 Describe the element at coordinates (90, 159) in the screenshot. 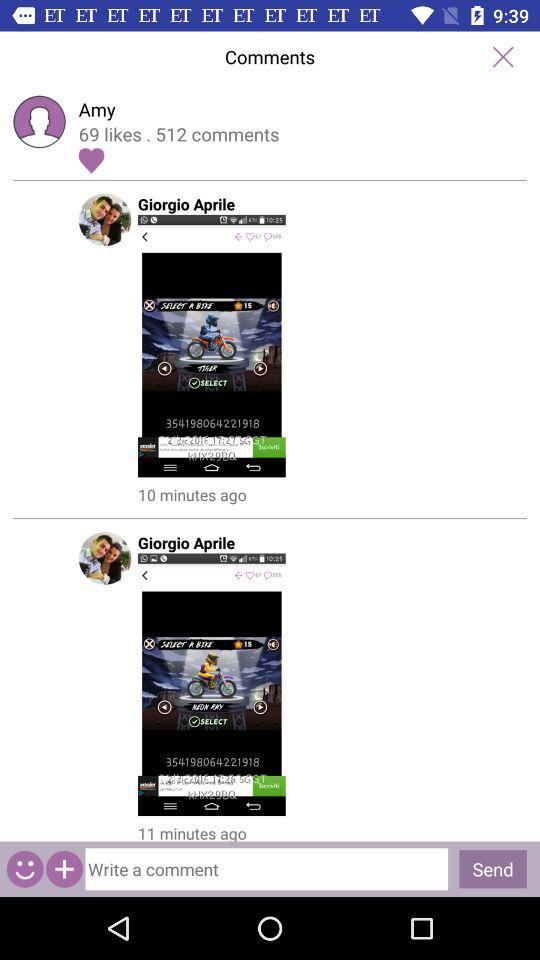

I see `the favorite icon` at that location.